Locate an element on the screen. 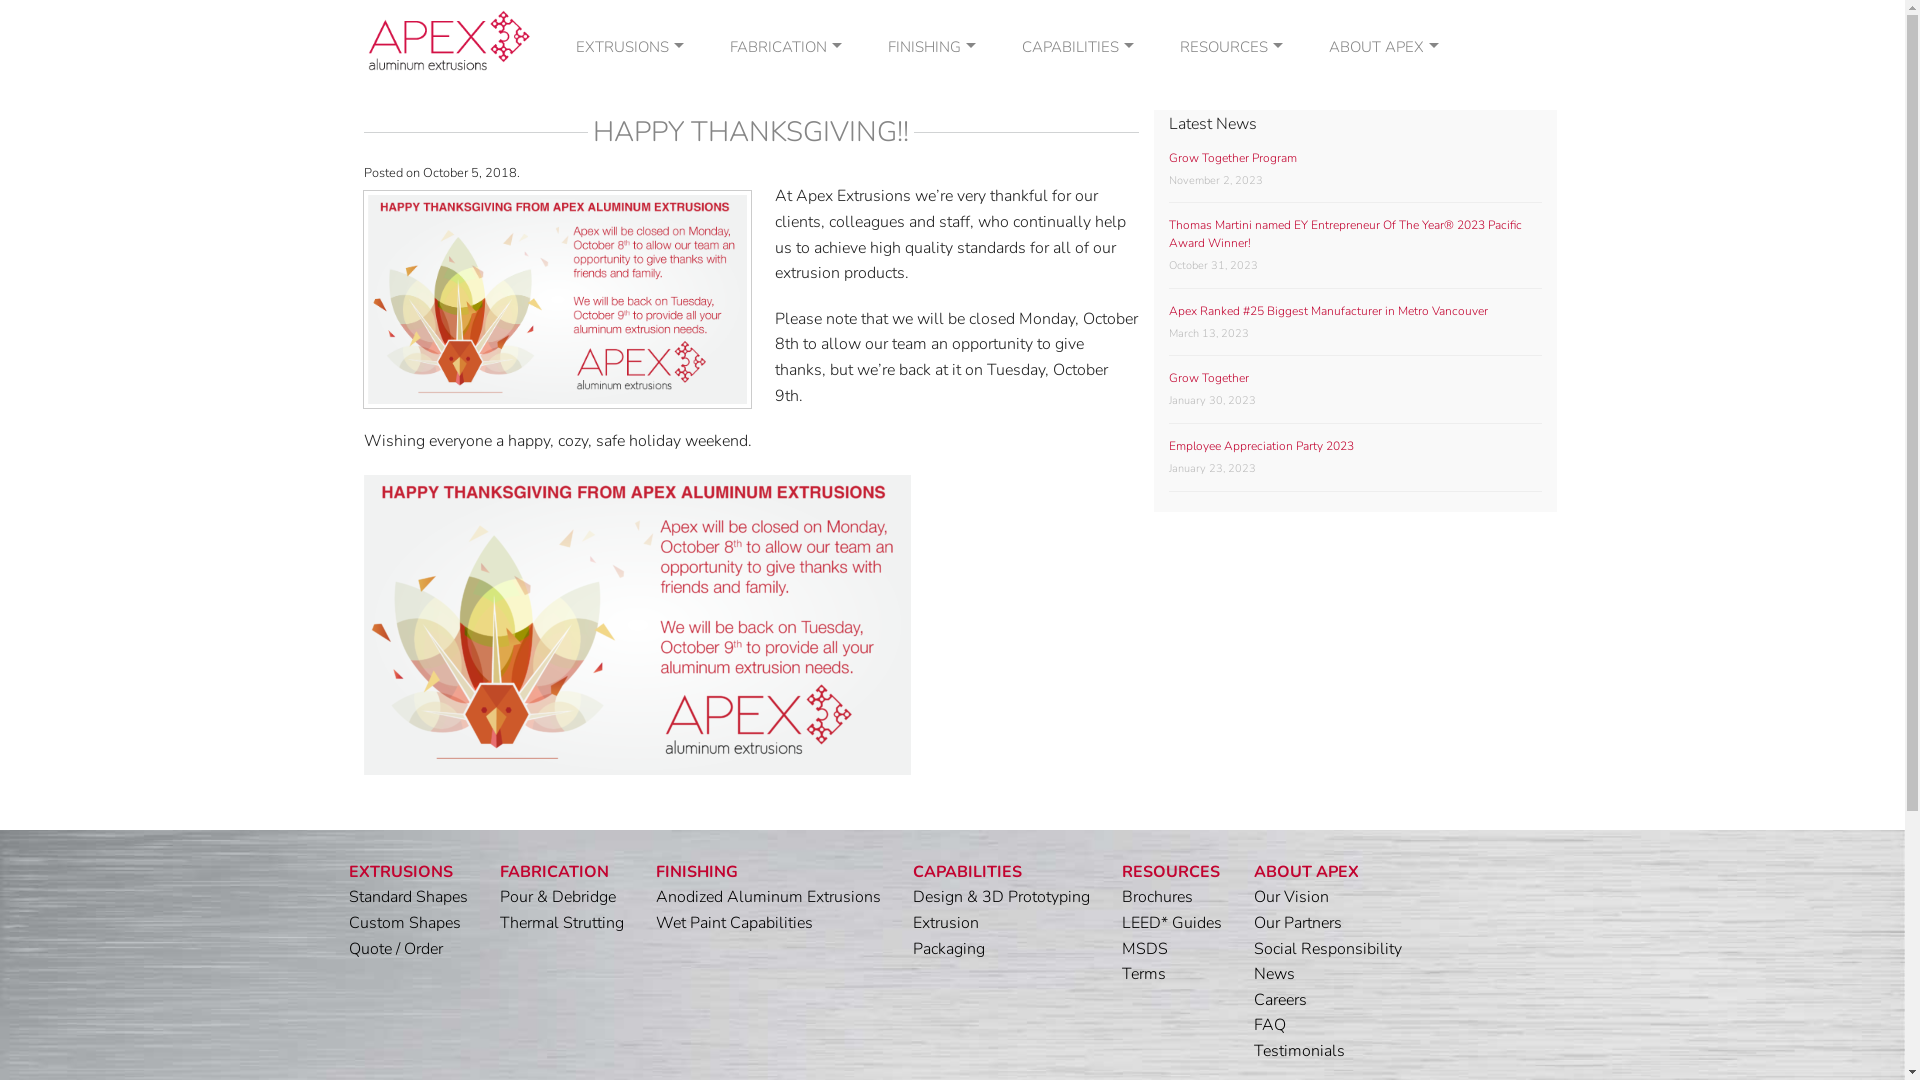  'Anodized Aluminum Extrusions' is located at coordinates (656, 896).